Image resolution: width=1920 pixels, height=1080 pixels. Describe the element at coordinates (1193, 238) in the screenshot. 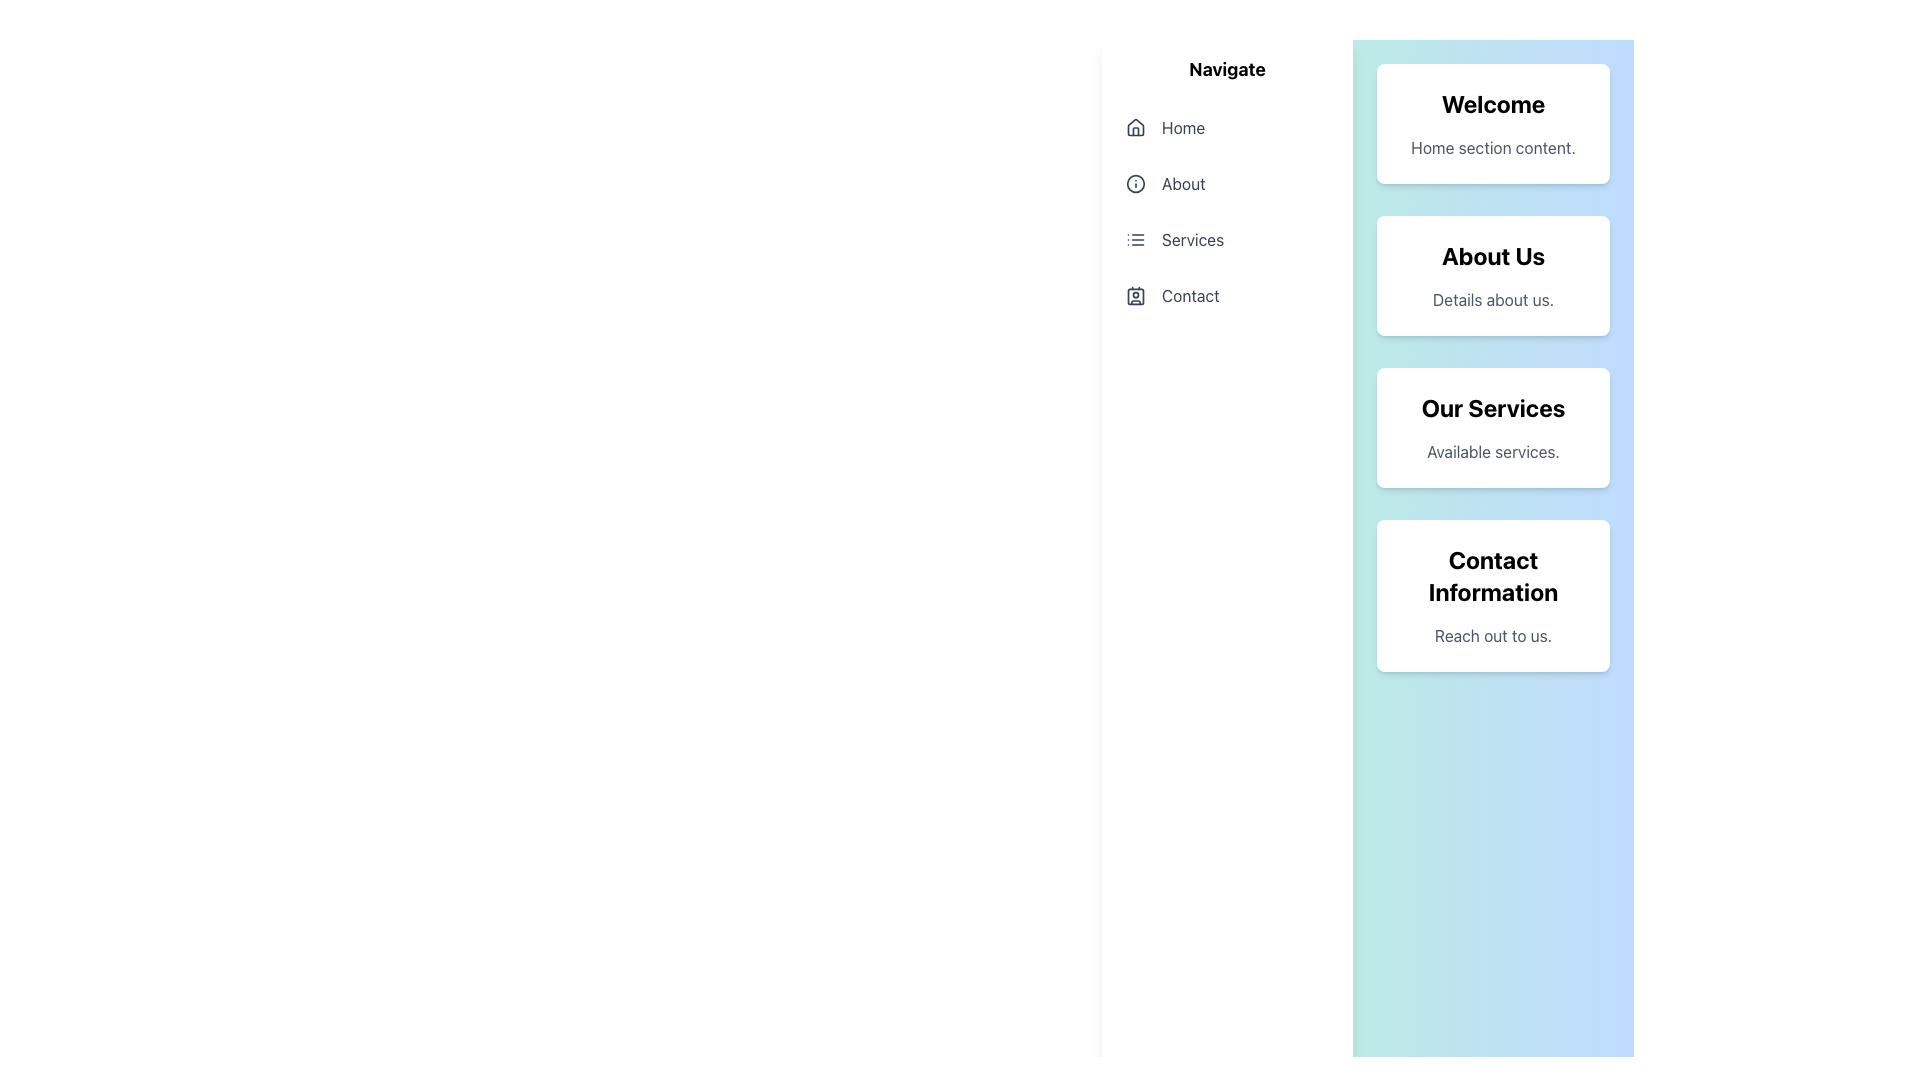

I see `the 'Services' text label in the navigation panel` at that location.